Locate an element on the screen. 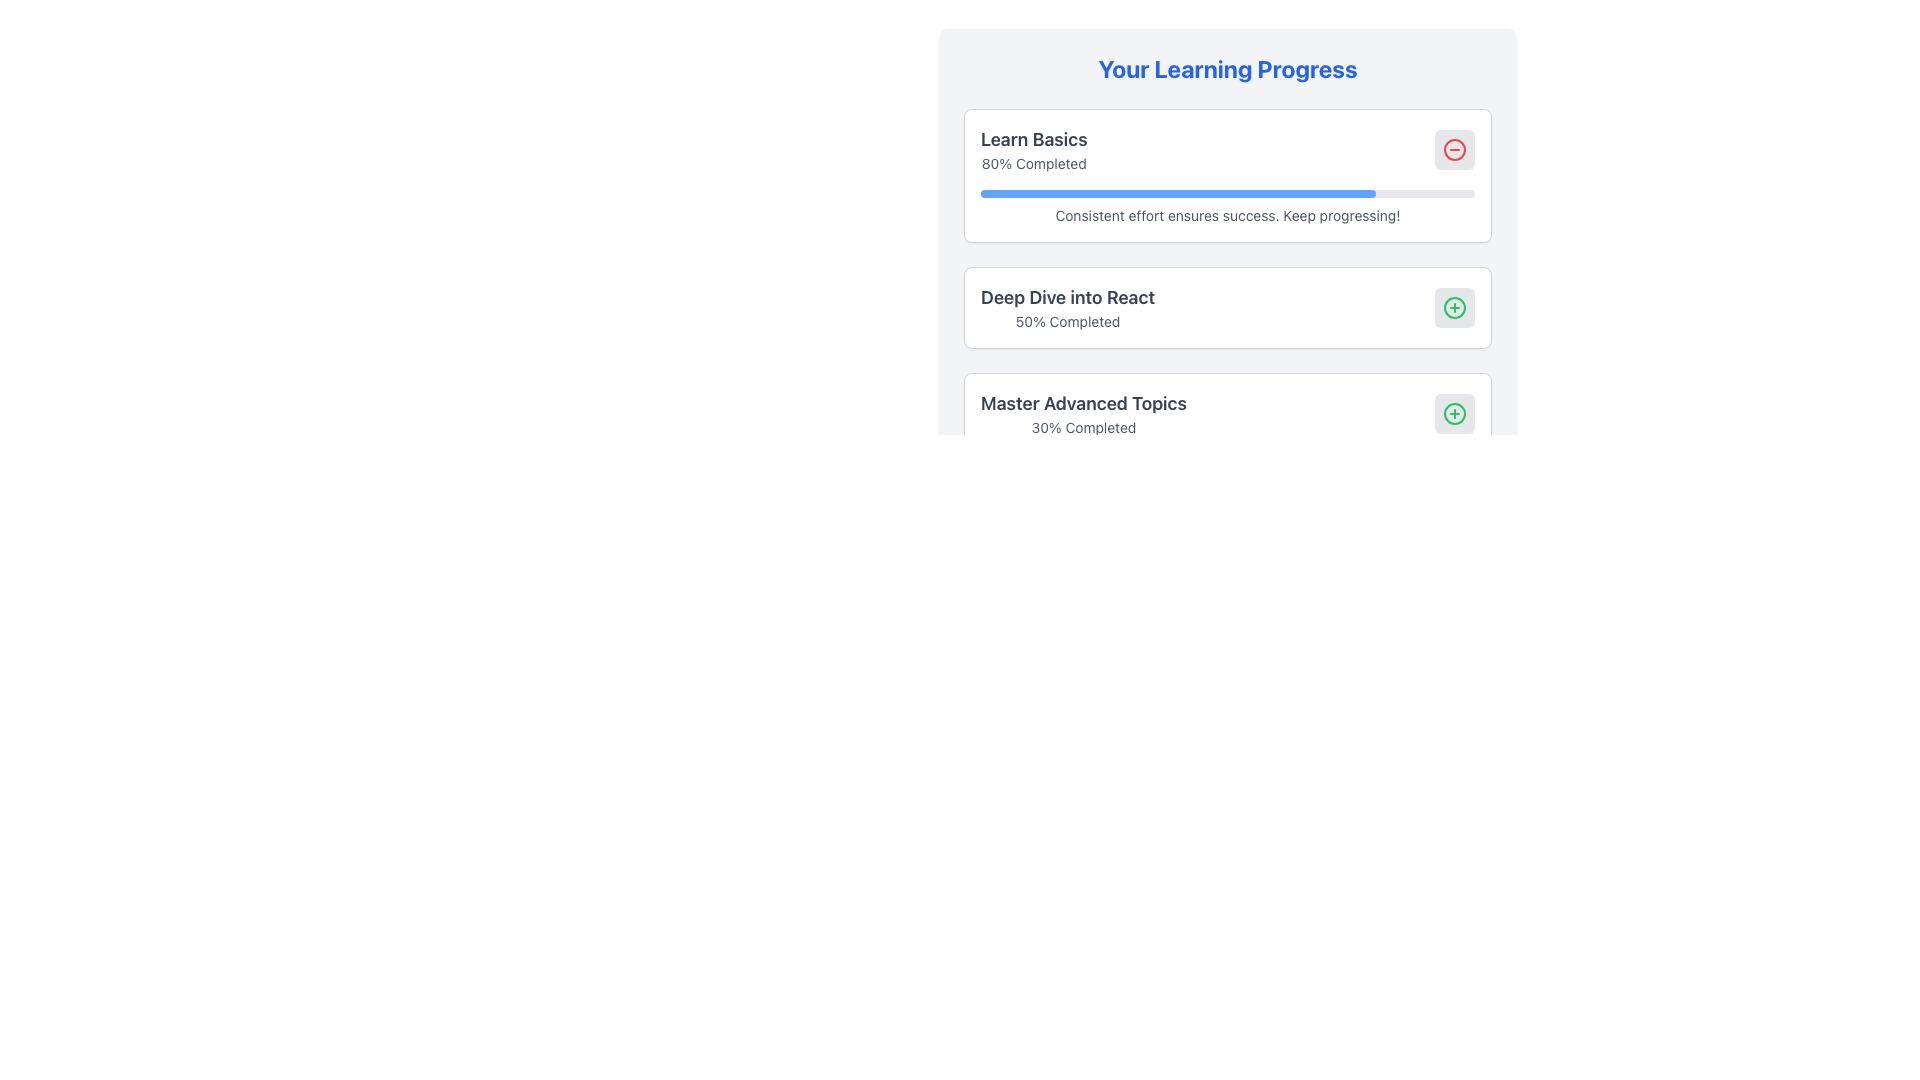 Image resolution: width=1920 pixels, height=1080 pixels. the static text styled in a small gray font located below the blue progress bar inside the 'Learn Basics' card is located at coordinates (1227, 216).